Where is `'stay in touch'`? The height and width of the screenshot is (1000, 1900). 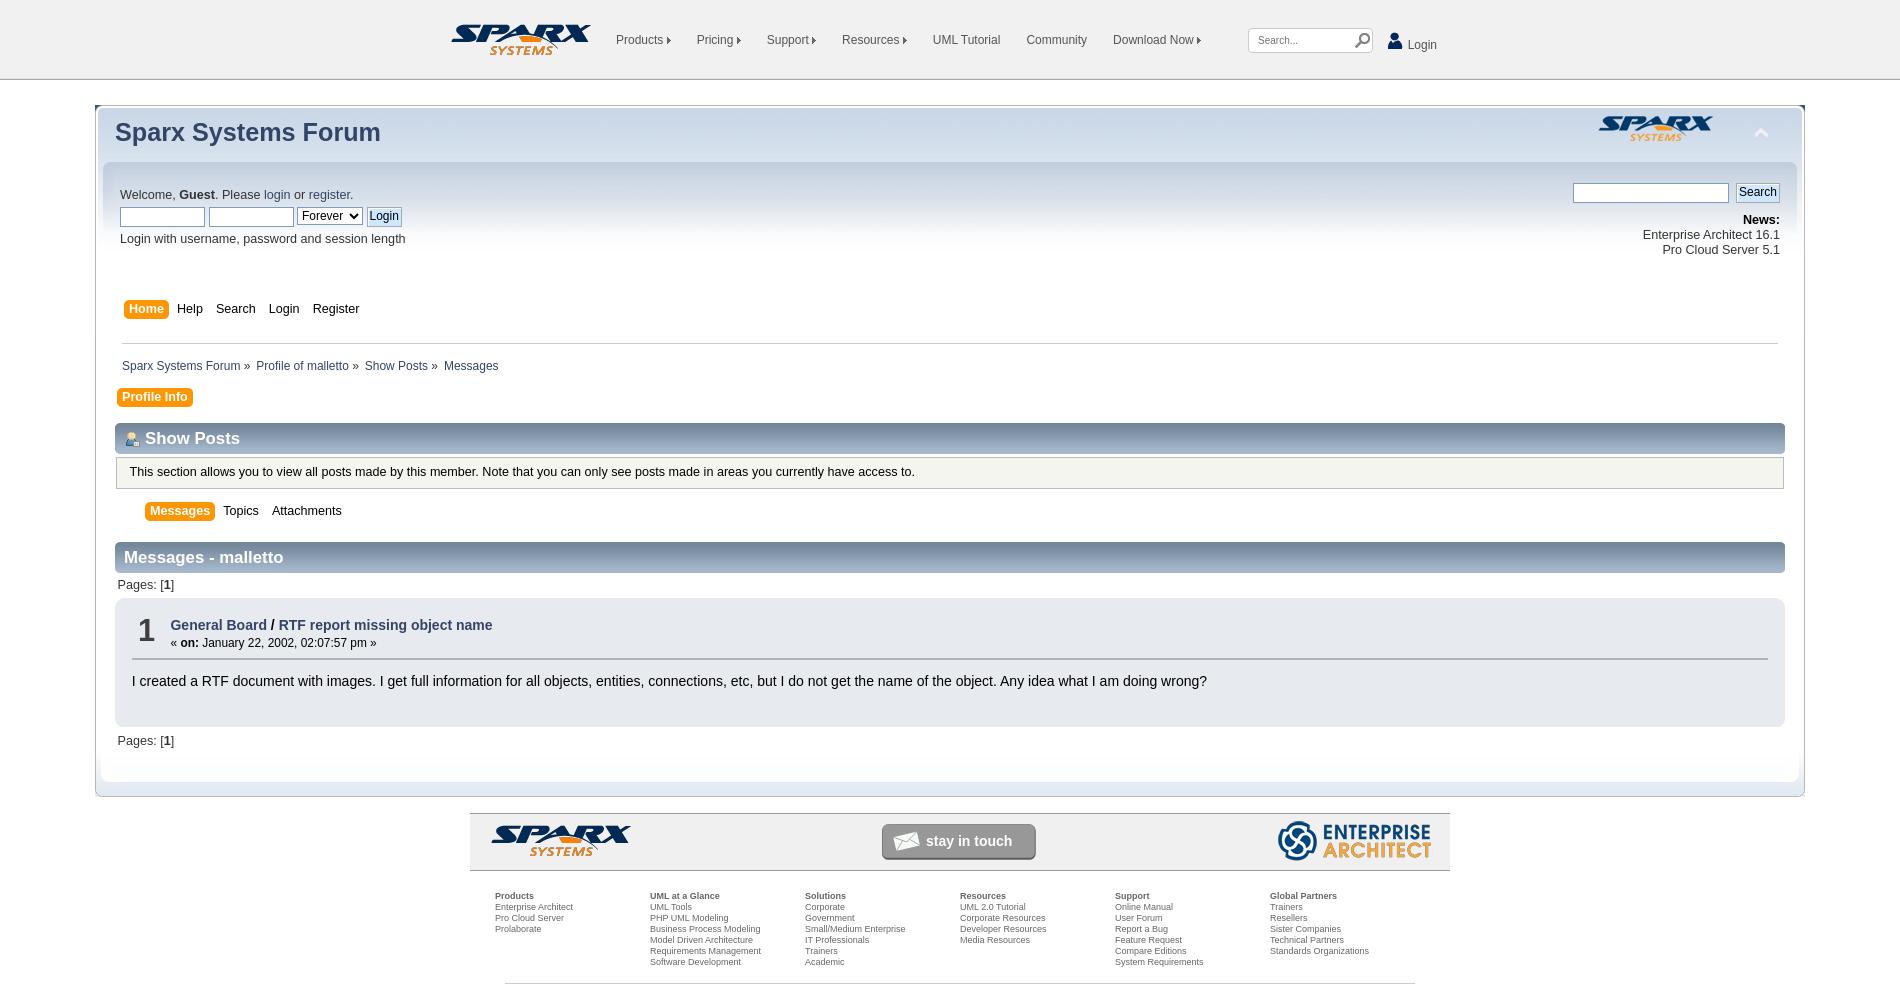 'stay in touch' is located at coordinates (925, 839).